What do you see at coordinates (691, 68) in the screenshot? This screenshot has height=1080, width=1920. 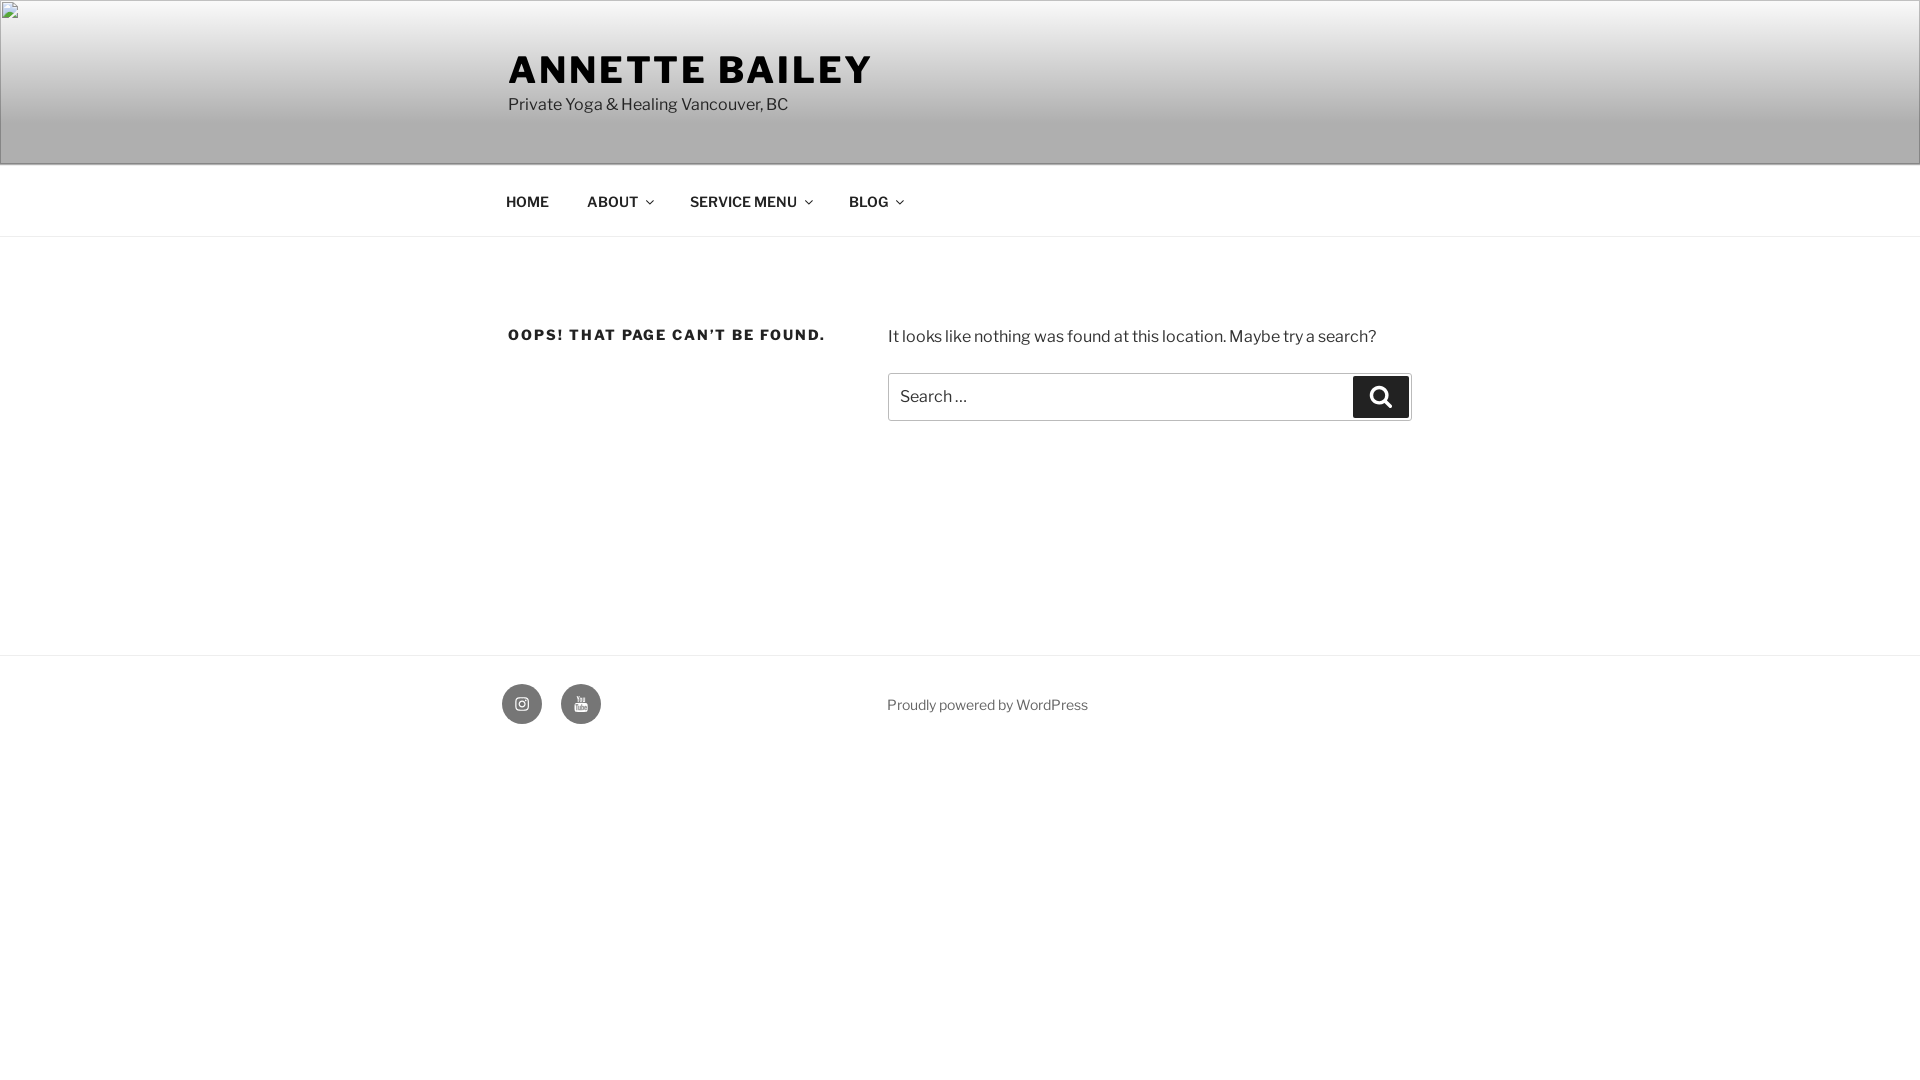 I see `'ANNETTE BAILEY'` at bounding box center [691, 68].